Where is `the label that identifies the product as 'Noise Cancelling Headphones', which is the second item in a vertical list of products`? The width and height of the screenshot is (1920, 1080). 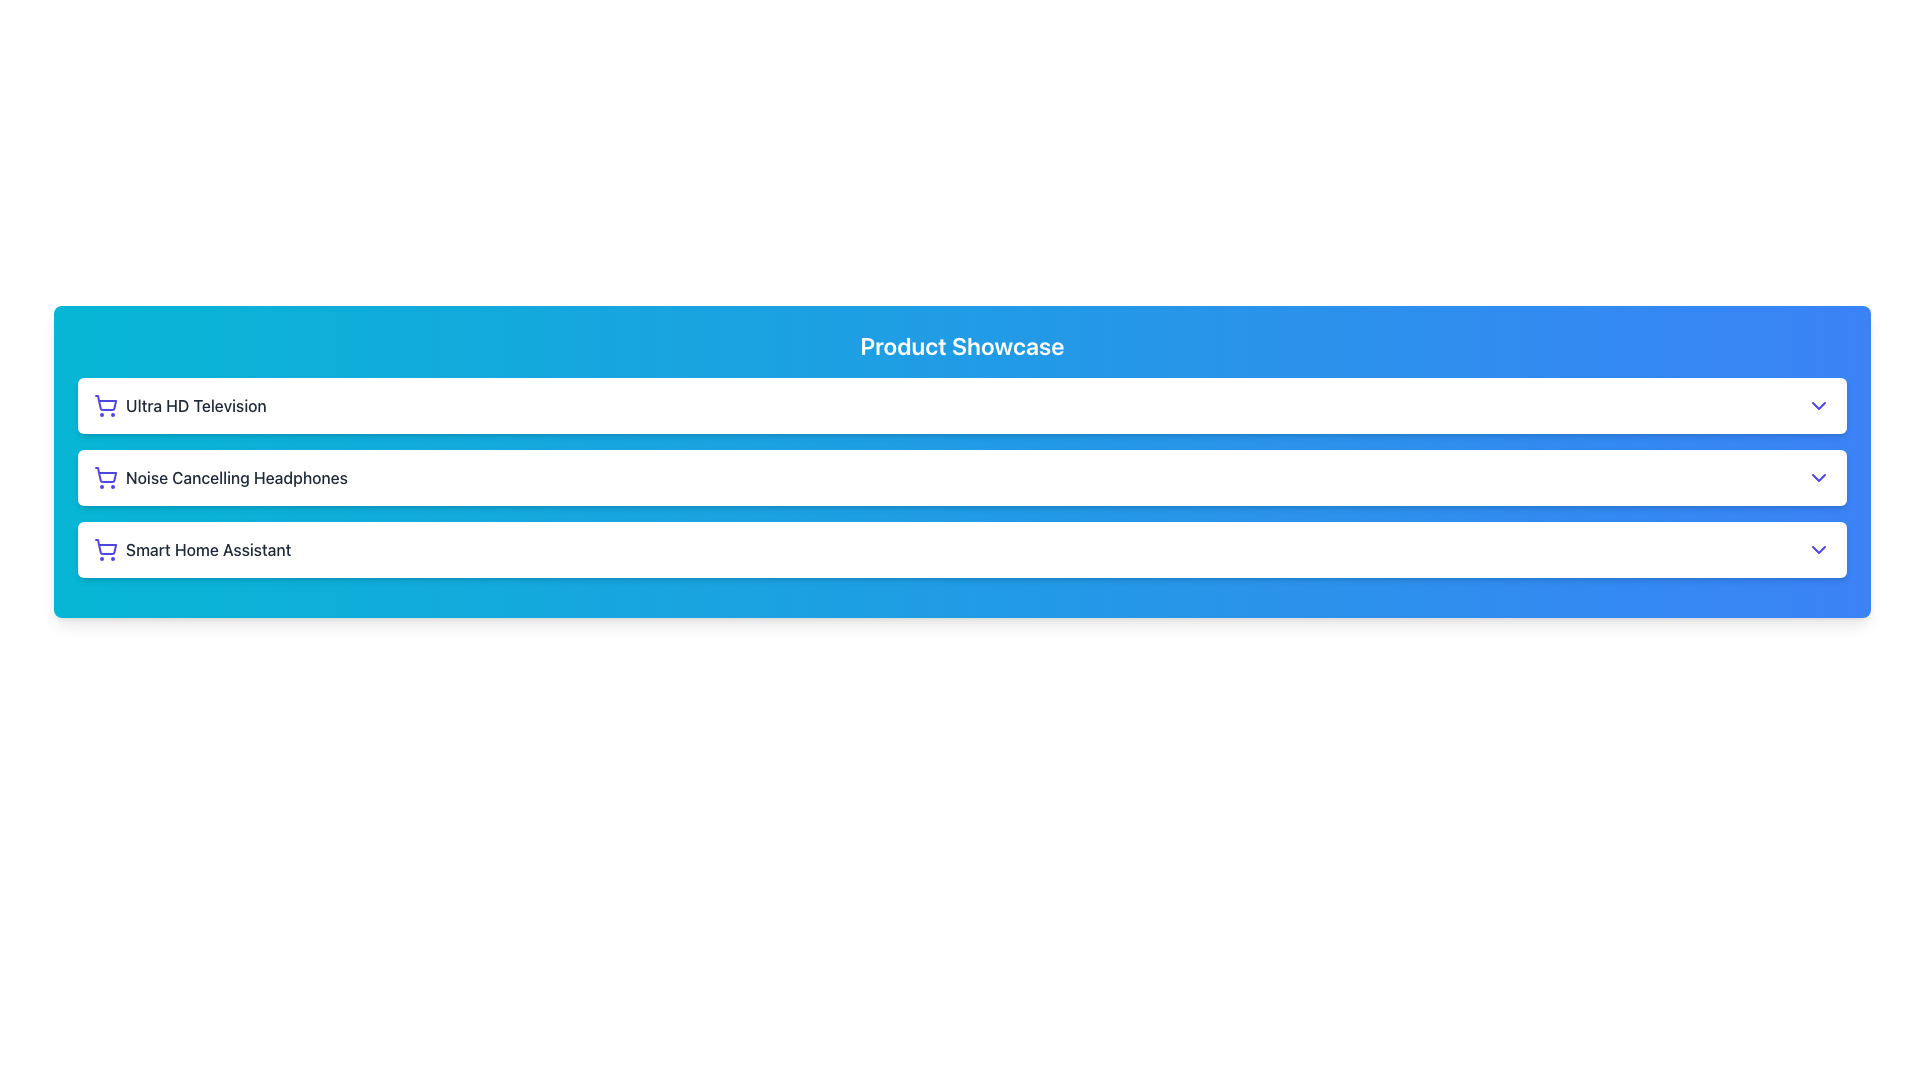
the label that identifies the product as 'Noise Cancelling Headphones', which is the second item in a vertical list of products is located at coordinates (220, 478).